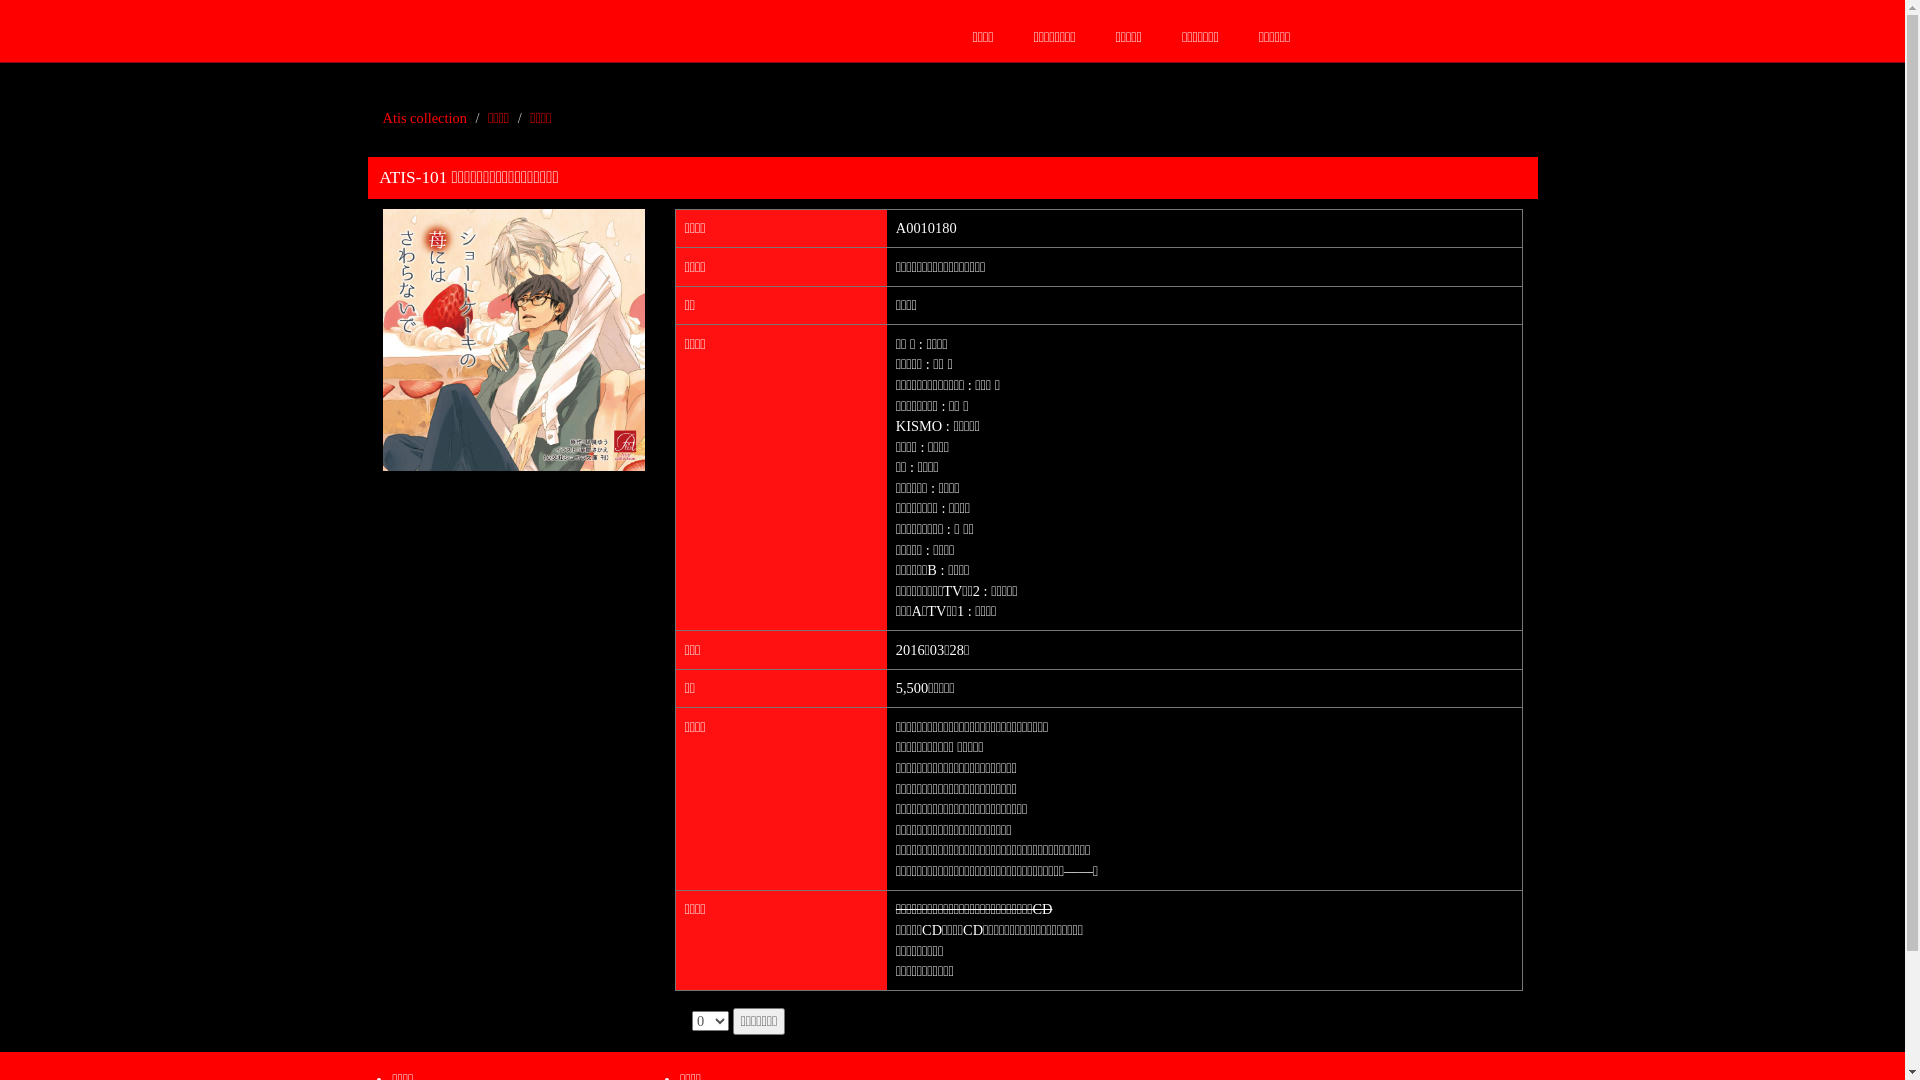 The height and width of the screenshot is (1080, 1920). What do you see at coordinates (422, 118) in the screenshot?
I see `'Atis collection'` at bounding box center [422, 118].